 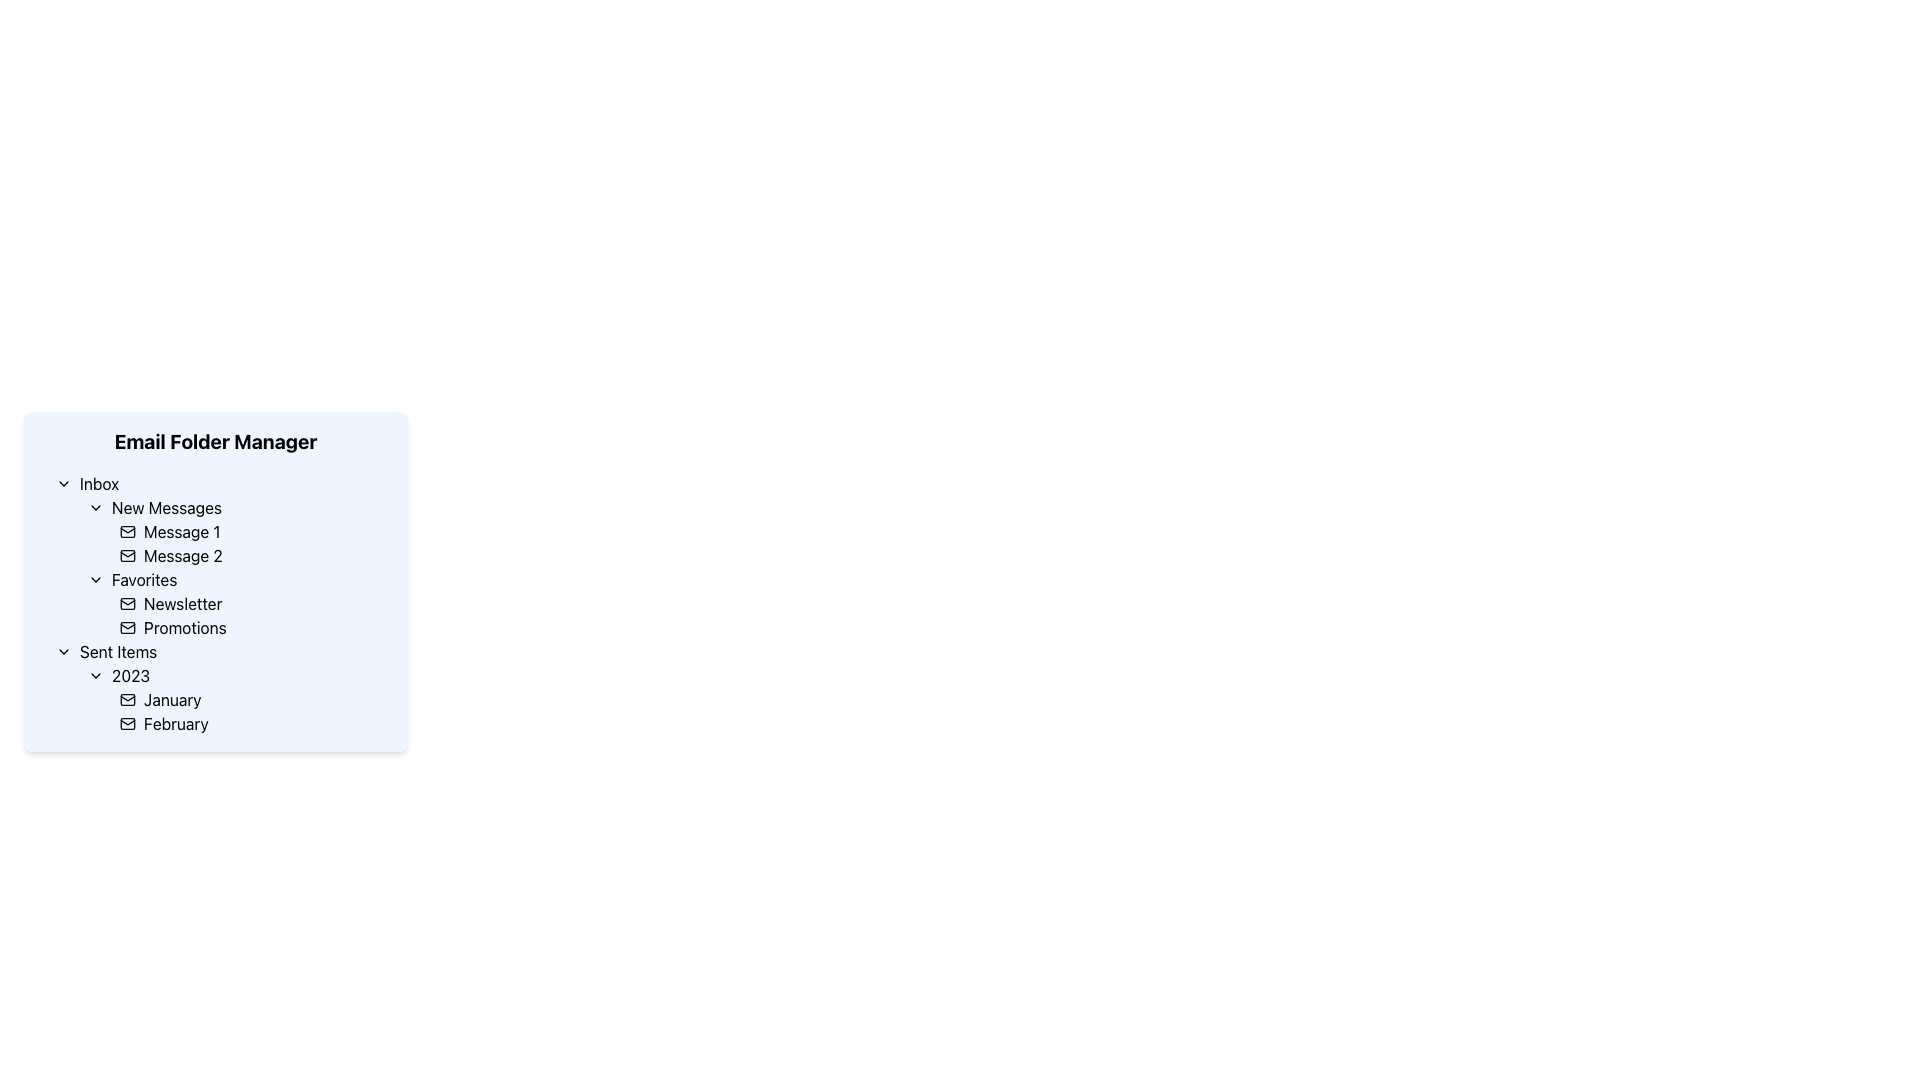 What do you see at coordinates (183, 603) in the screenshot?
I see `the text label 'Newsletter' located in the 'Favorites' section of the menu` at bounding box center [183, 603].